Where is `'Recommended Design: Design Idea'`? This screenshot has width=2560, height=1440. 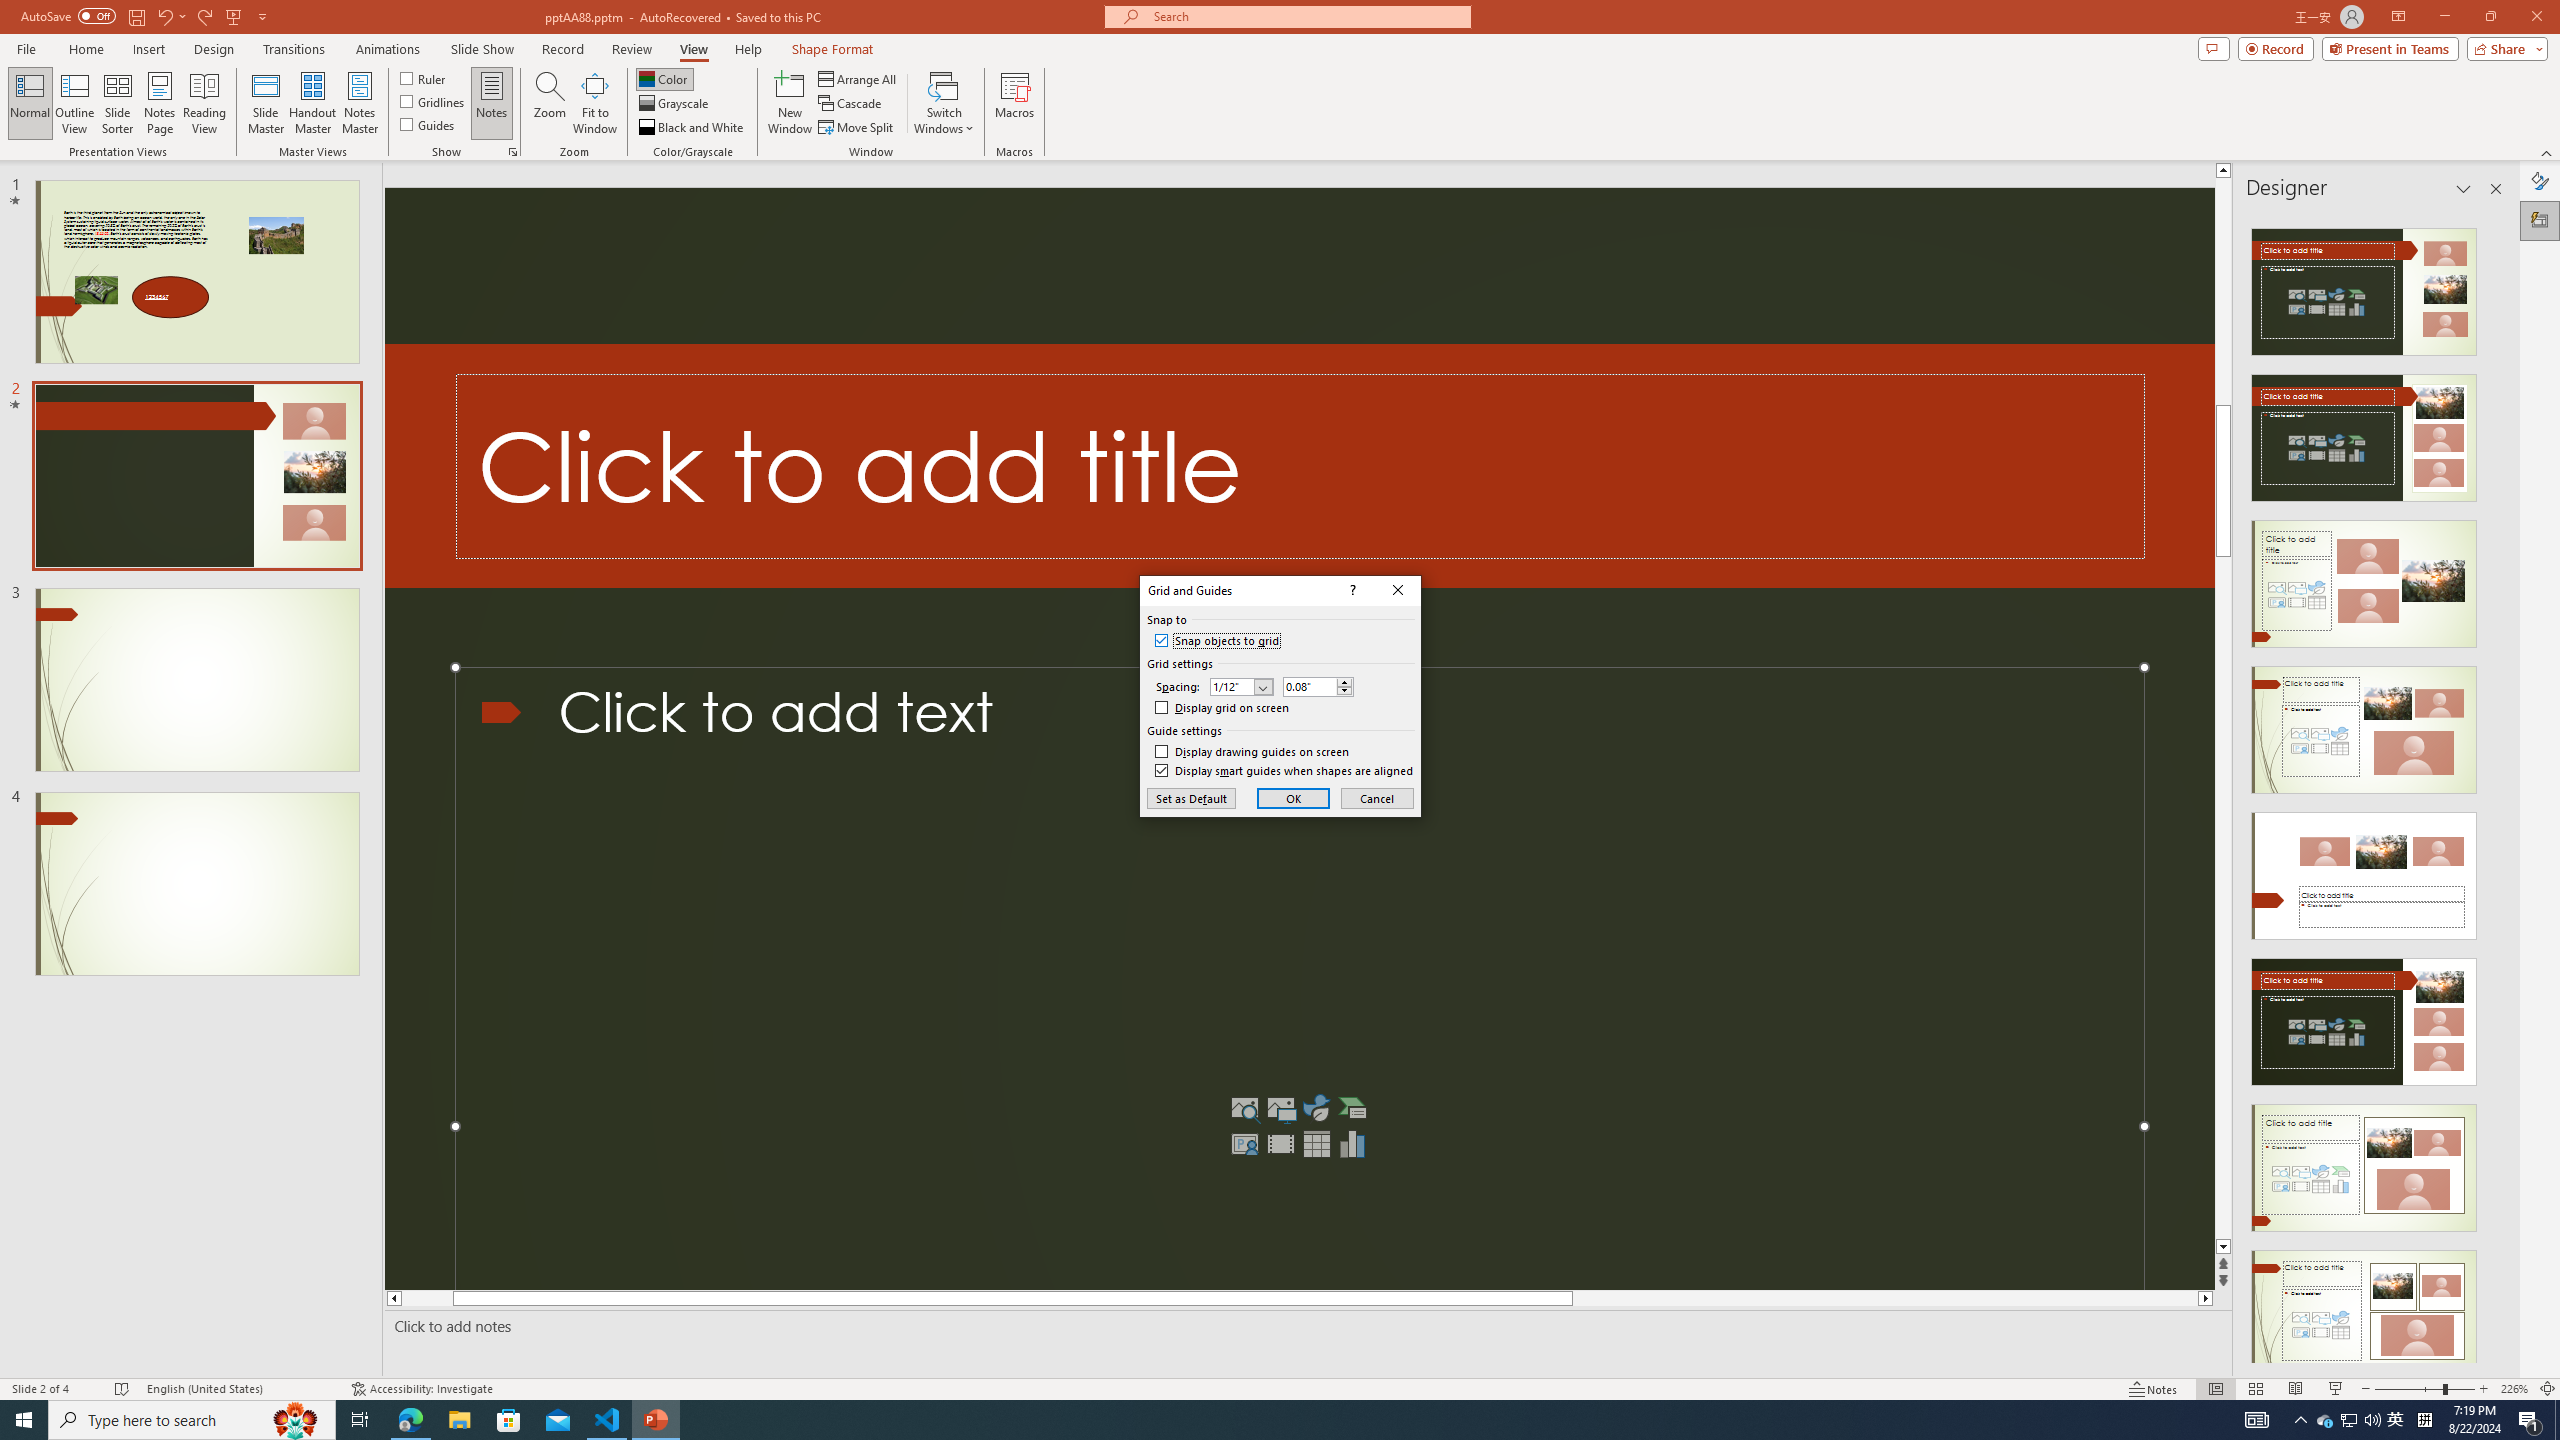 'Recommended Design: Design Idea' is located at coordinates (2364, 284).